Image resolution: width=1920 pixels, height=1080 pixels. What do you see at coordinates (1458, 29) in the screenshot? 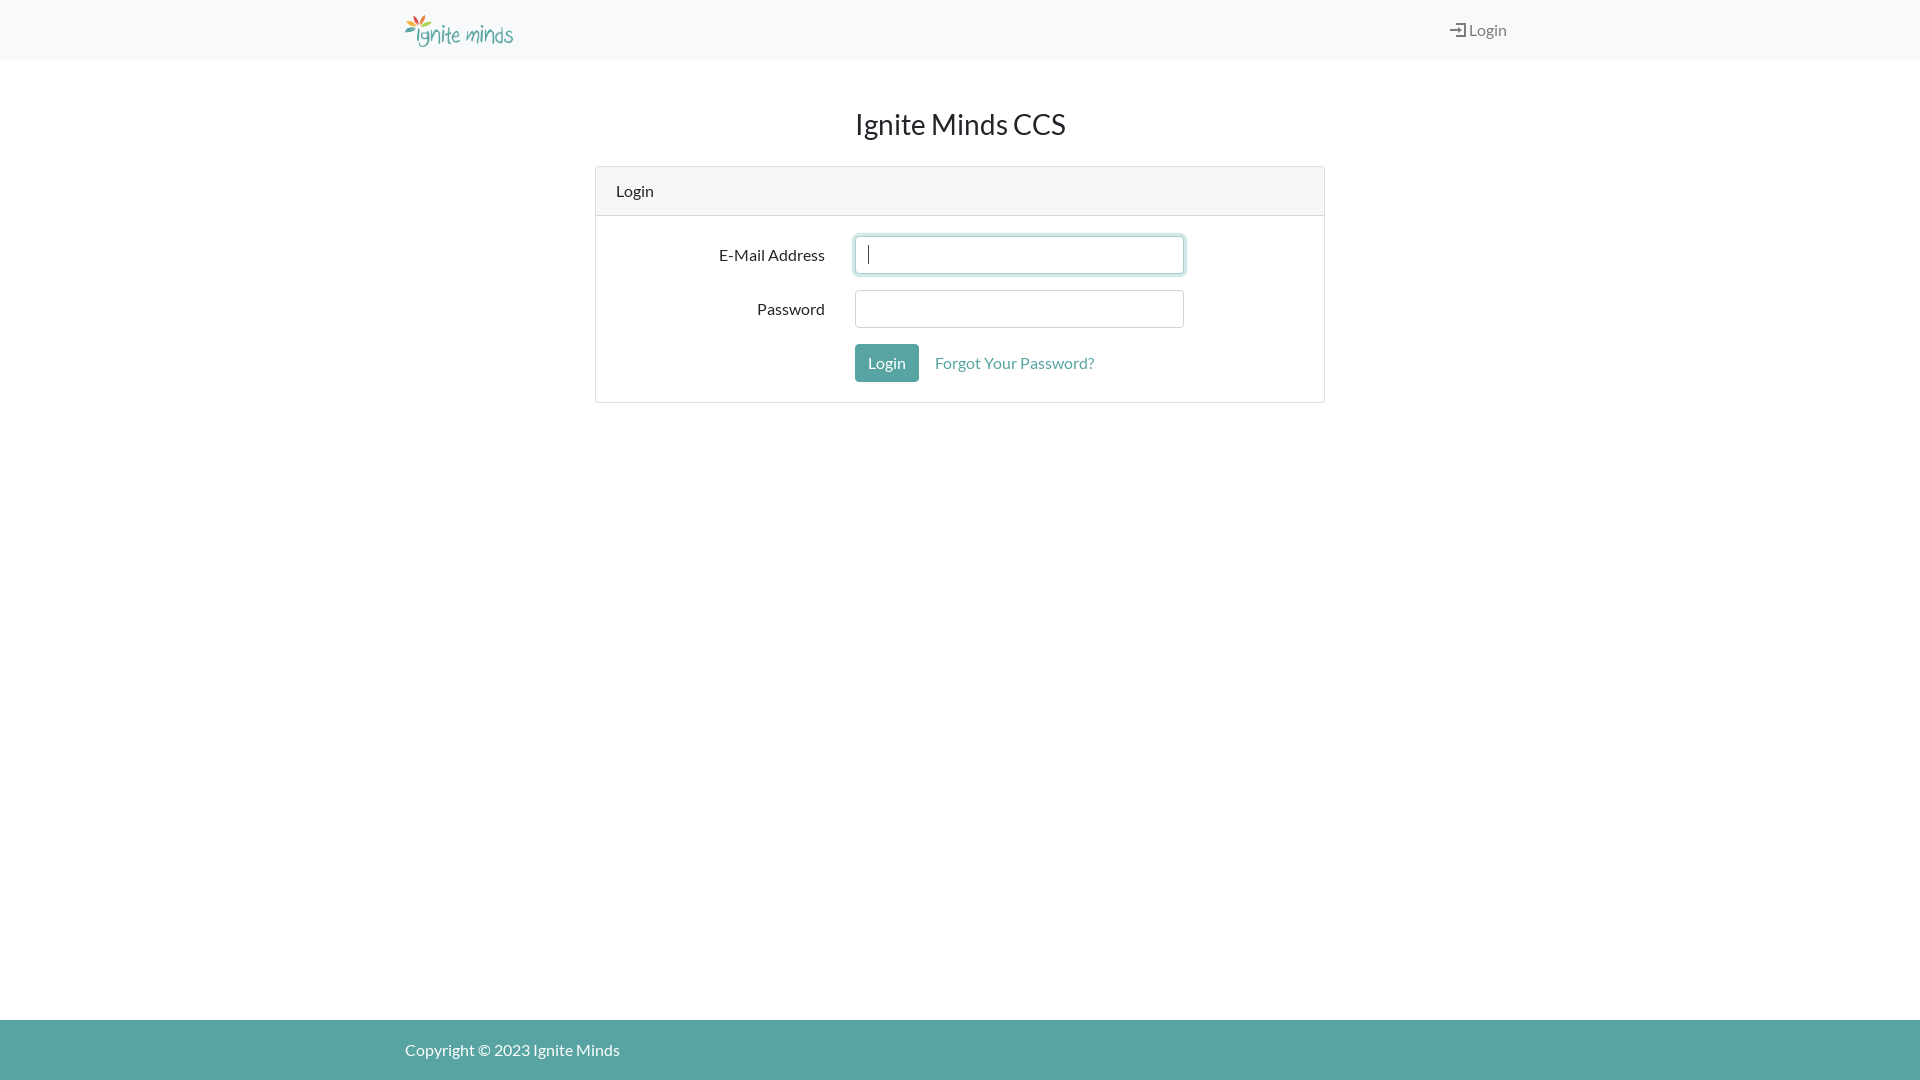
I see `'Login'` at bounding box center [1458, 29].